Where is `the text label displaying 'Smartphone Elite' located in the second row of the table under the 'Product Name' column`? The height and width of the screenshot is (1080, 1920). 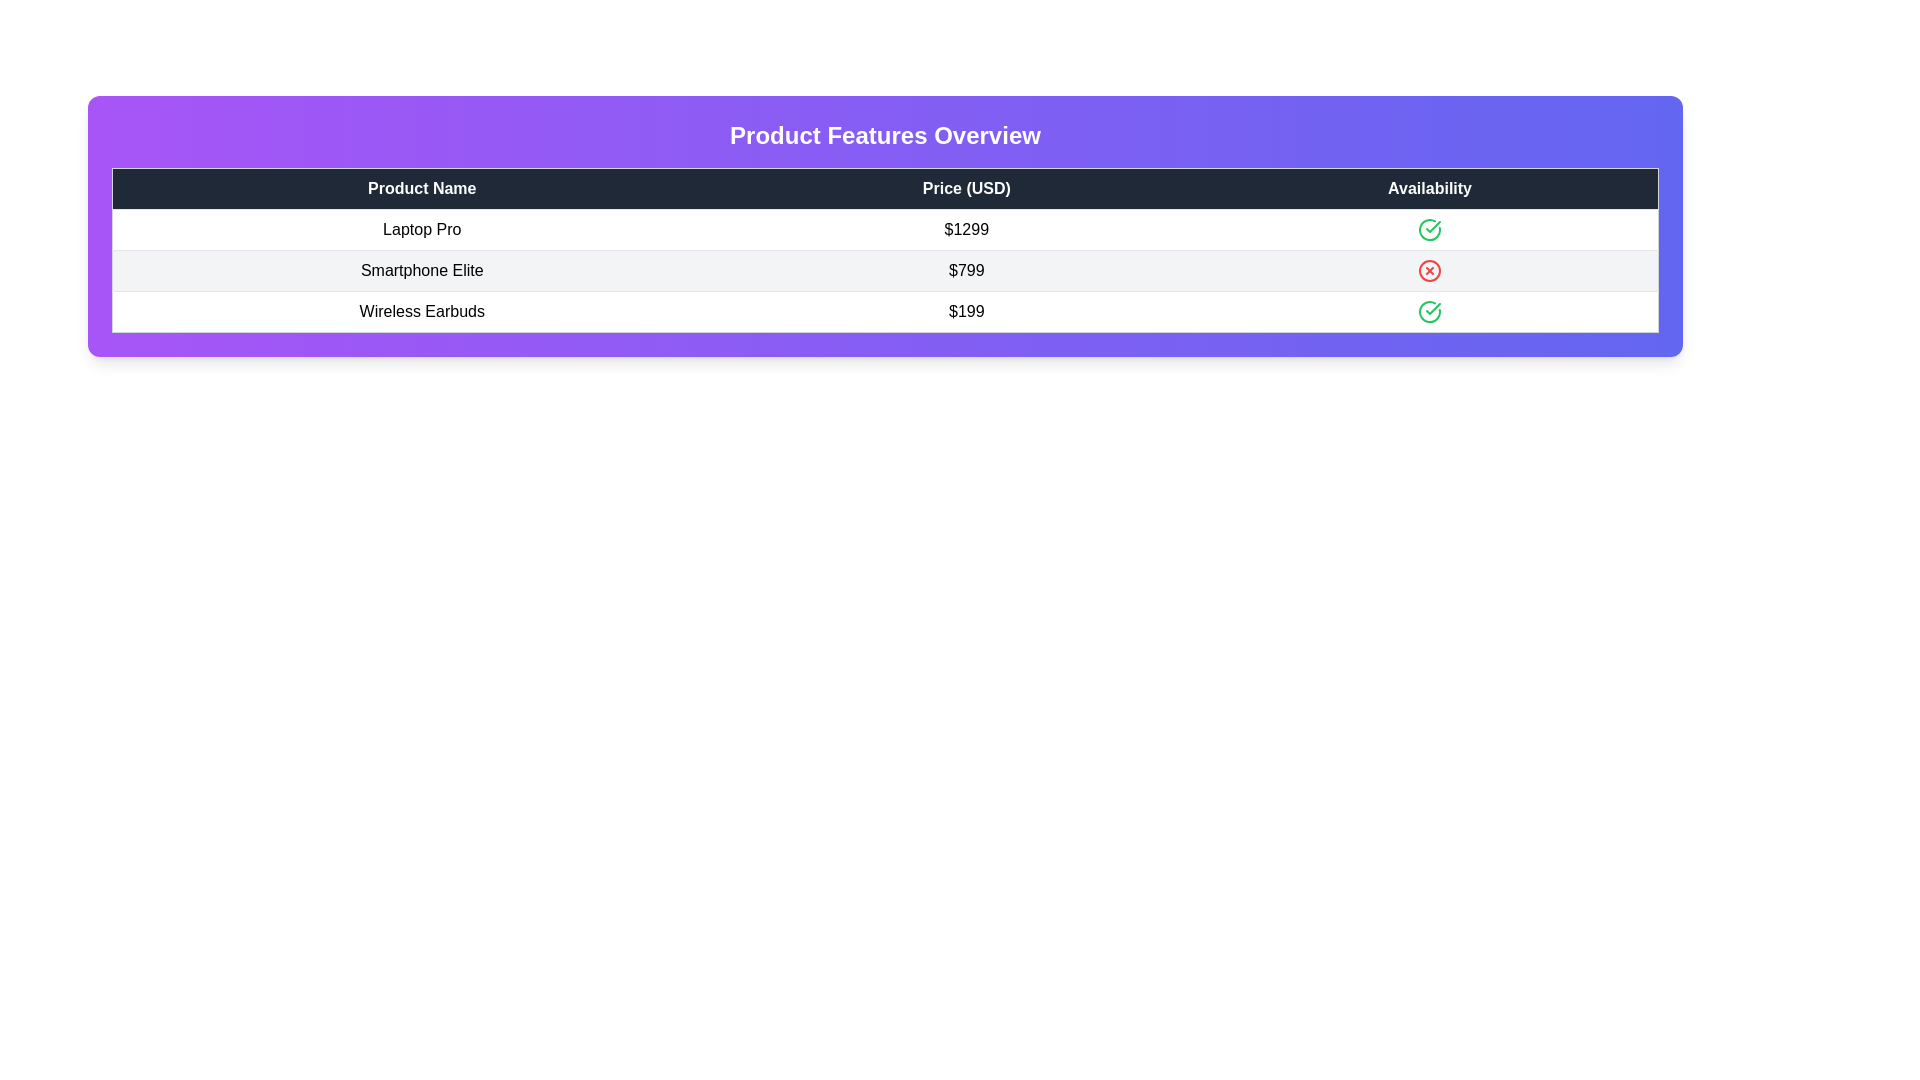
the text label displaying 'Smartphone Elite' located in the second row of the table under the 'Product Name' column is located at coordinates (421, 270).